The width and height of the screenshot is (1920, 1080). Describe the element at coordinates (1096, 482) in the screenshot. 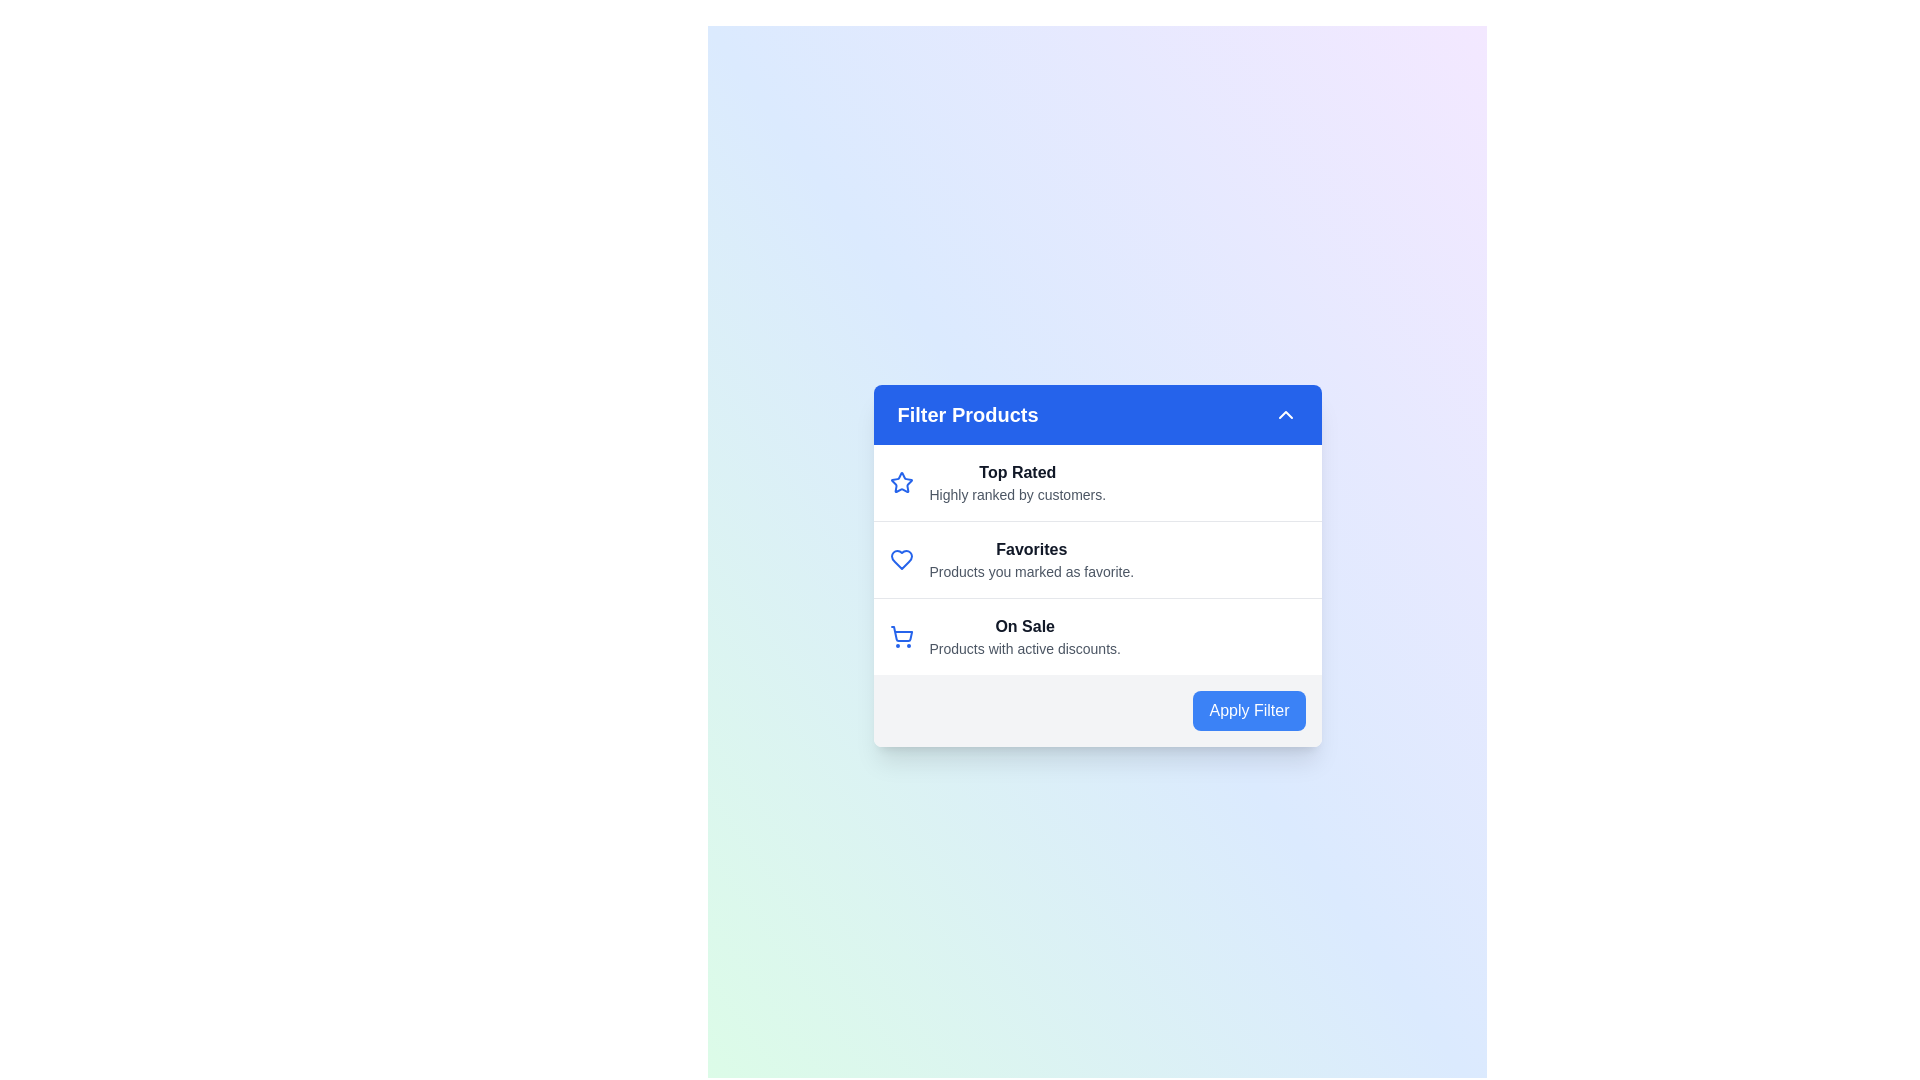

I see `the filter option Top Rated by clicking on its corresponding list item` at that location.